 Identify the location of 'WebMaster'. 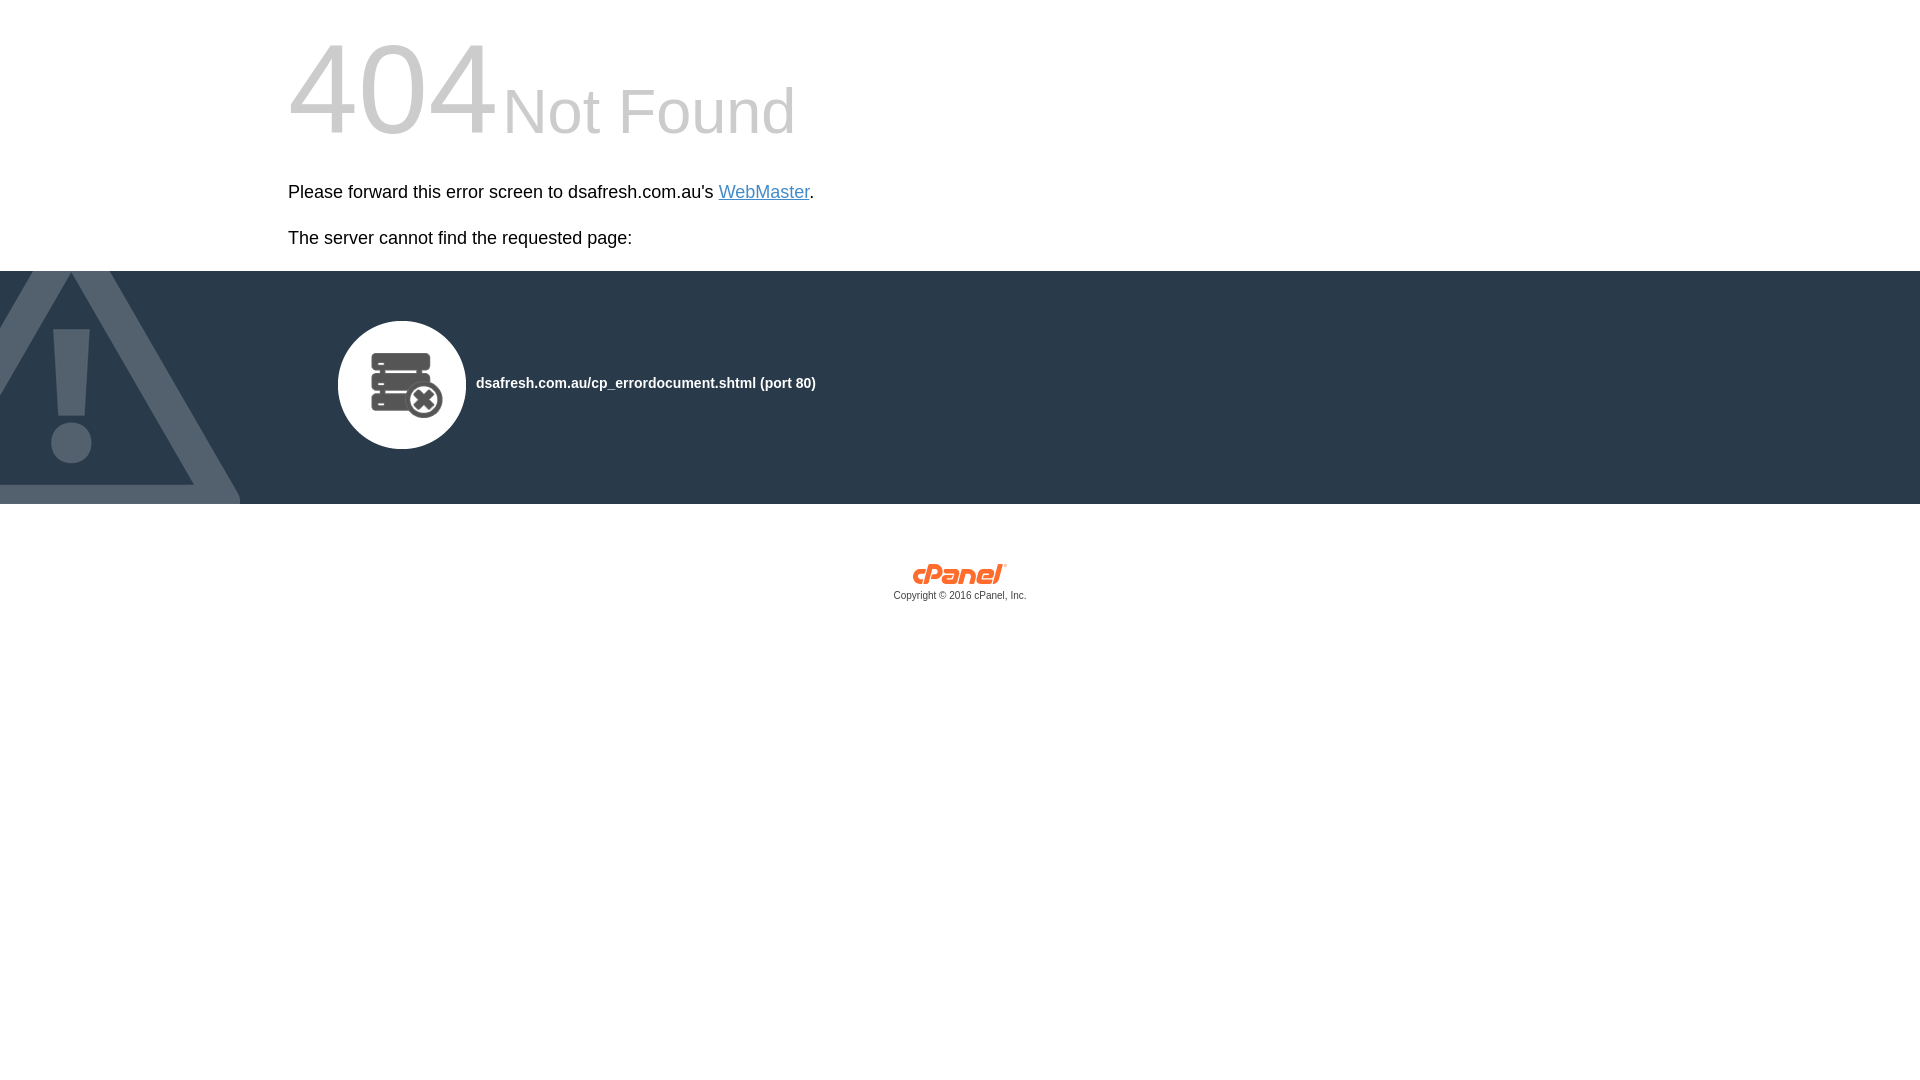
(763, 192).